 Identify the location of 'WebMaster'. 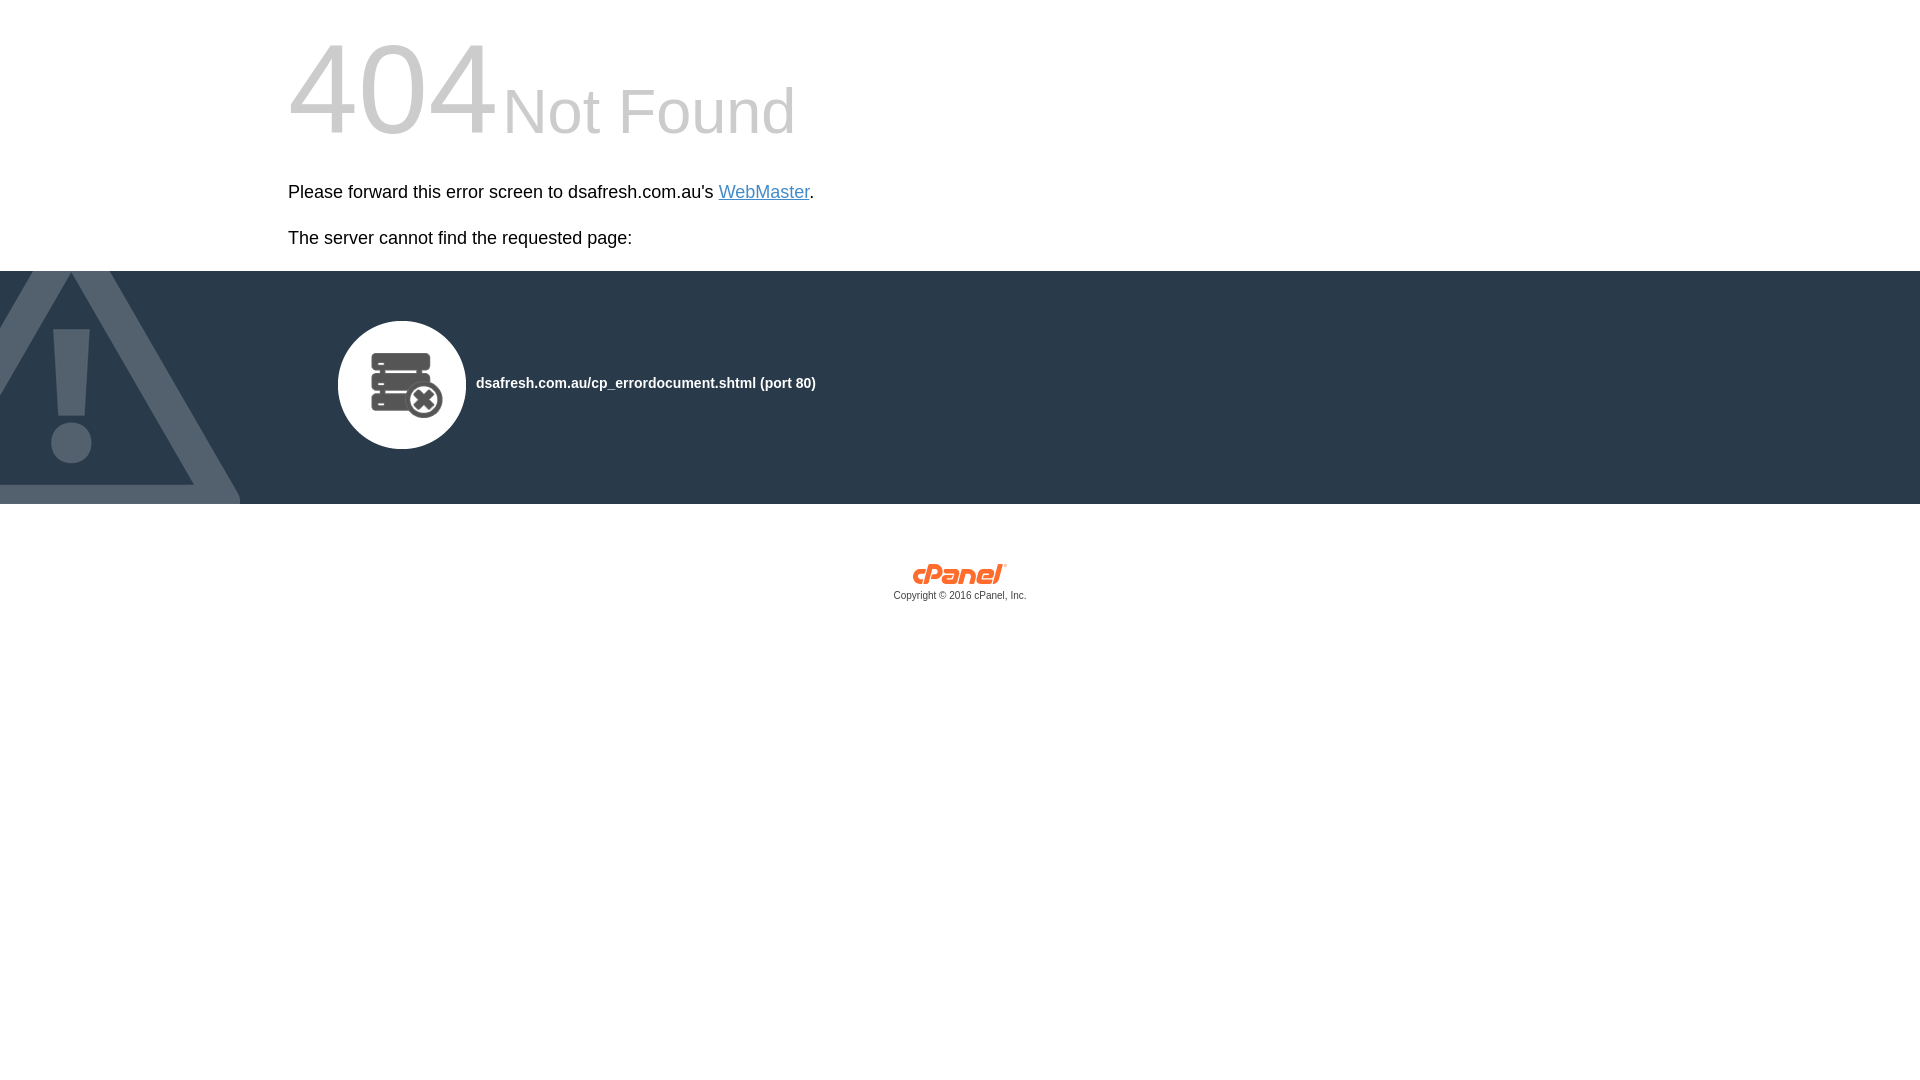
(763, 192).